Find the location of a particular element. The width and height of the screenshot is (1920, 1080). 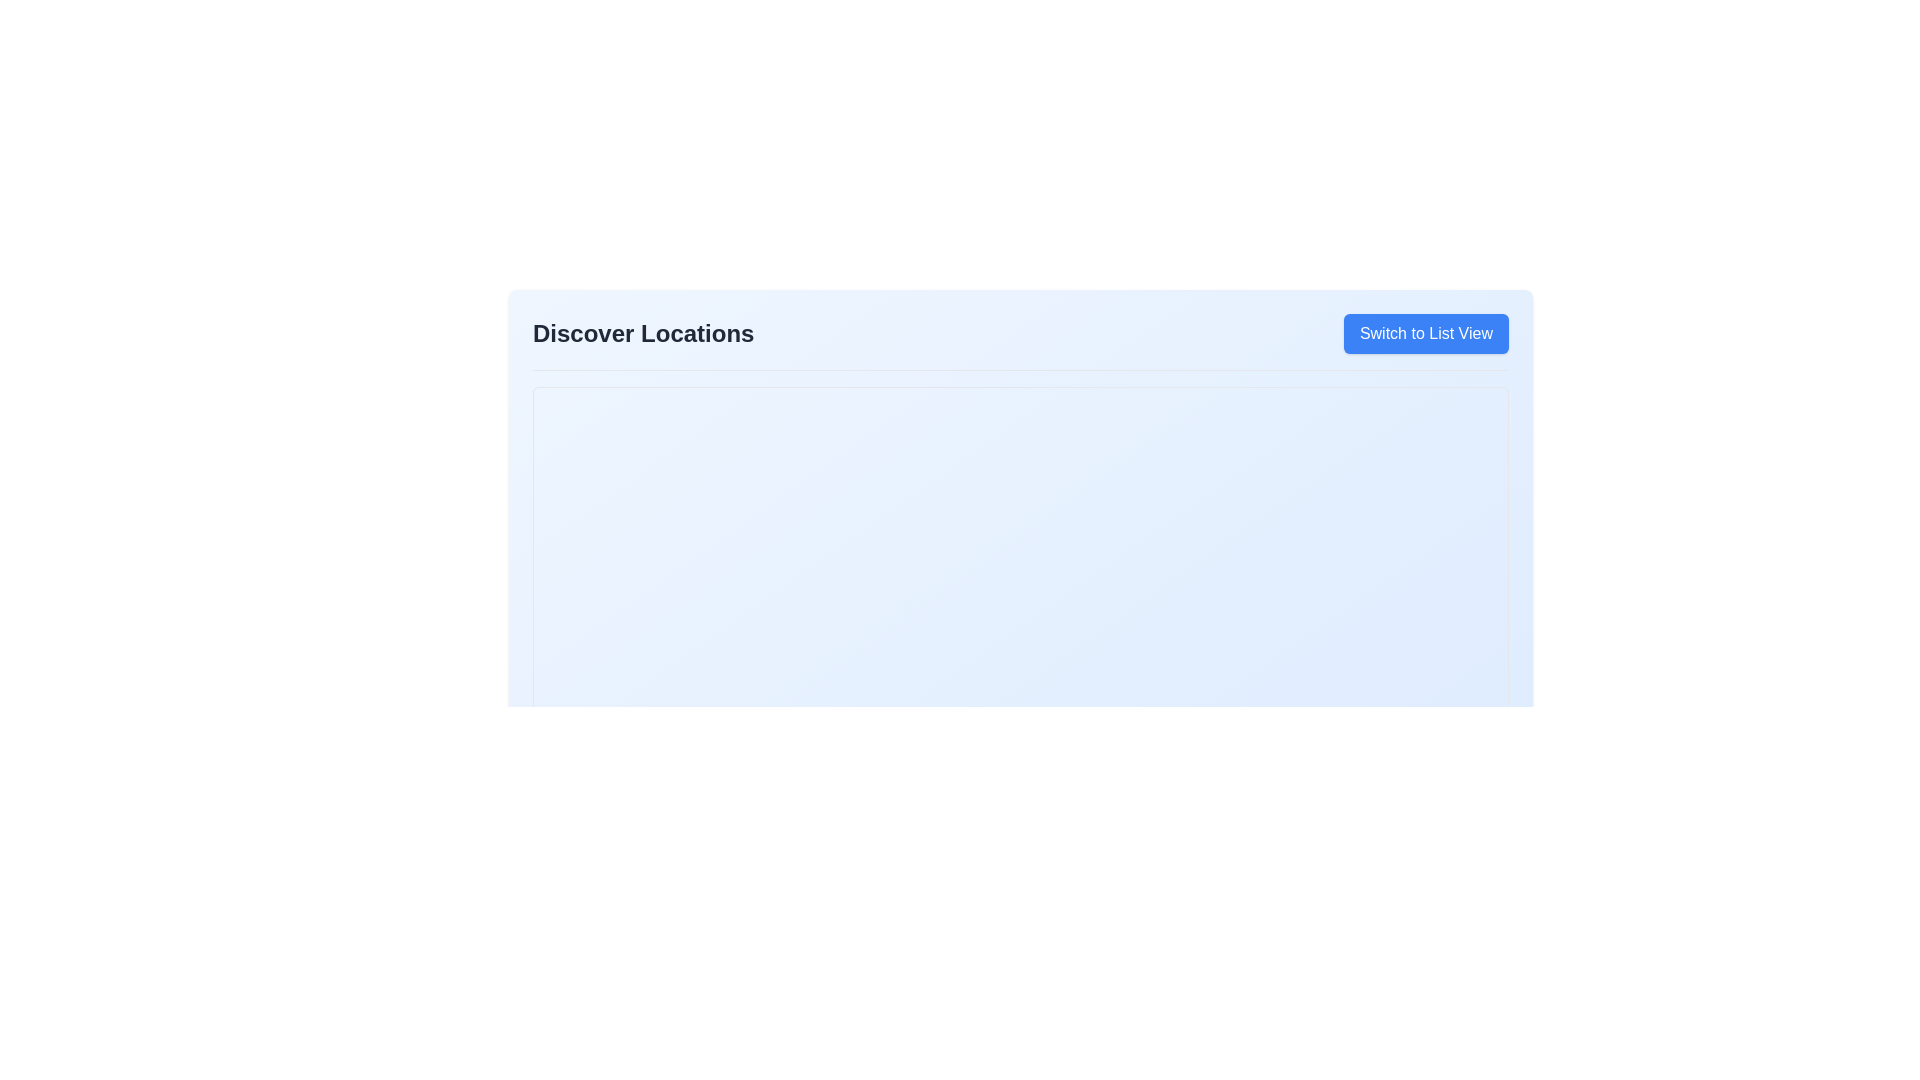

the button labeled 'Switch to List View' for keyboard interaction by targeting its center point is located at coordinates (1425, 333).